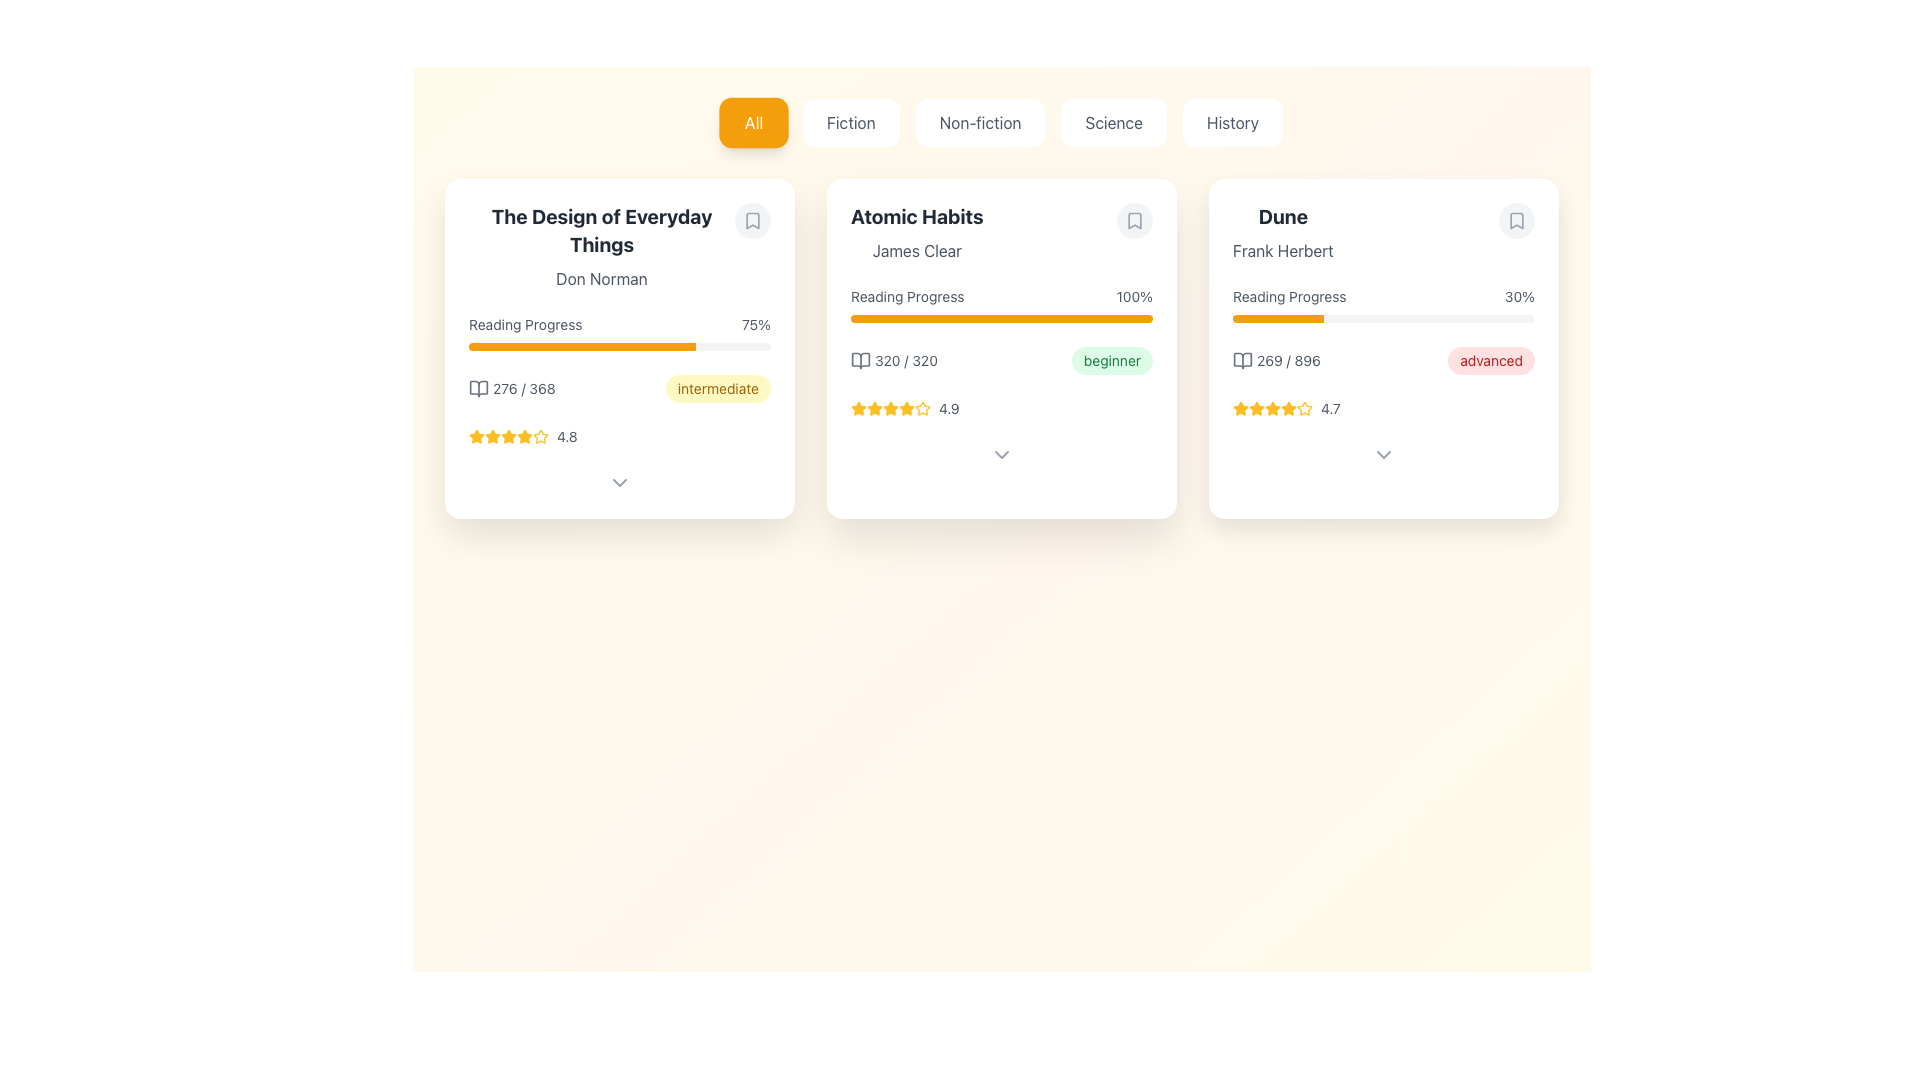 The height and width of the screenshot is (1080, 1920). I want to click on the first star-shaped icon with a yellow fill, which represents a filled star in the rating sequence, located below the text '276 / 368' and to the left of '4.8' in the card labeled 'The Design of Everyday Things.', so click(475, 435).